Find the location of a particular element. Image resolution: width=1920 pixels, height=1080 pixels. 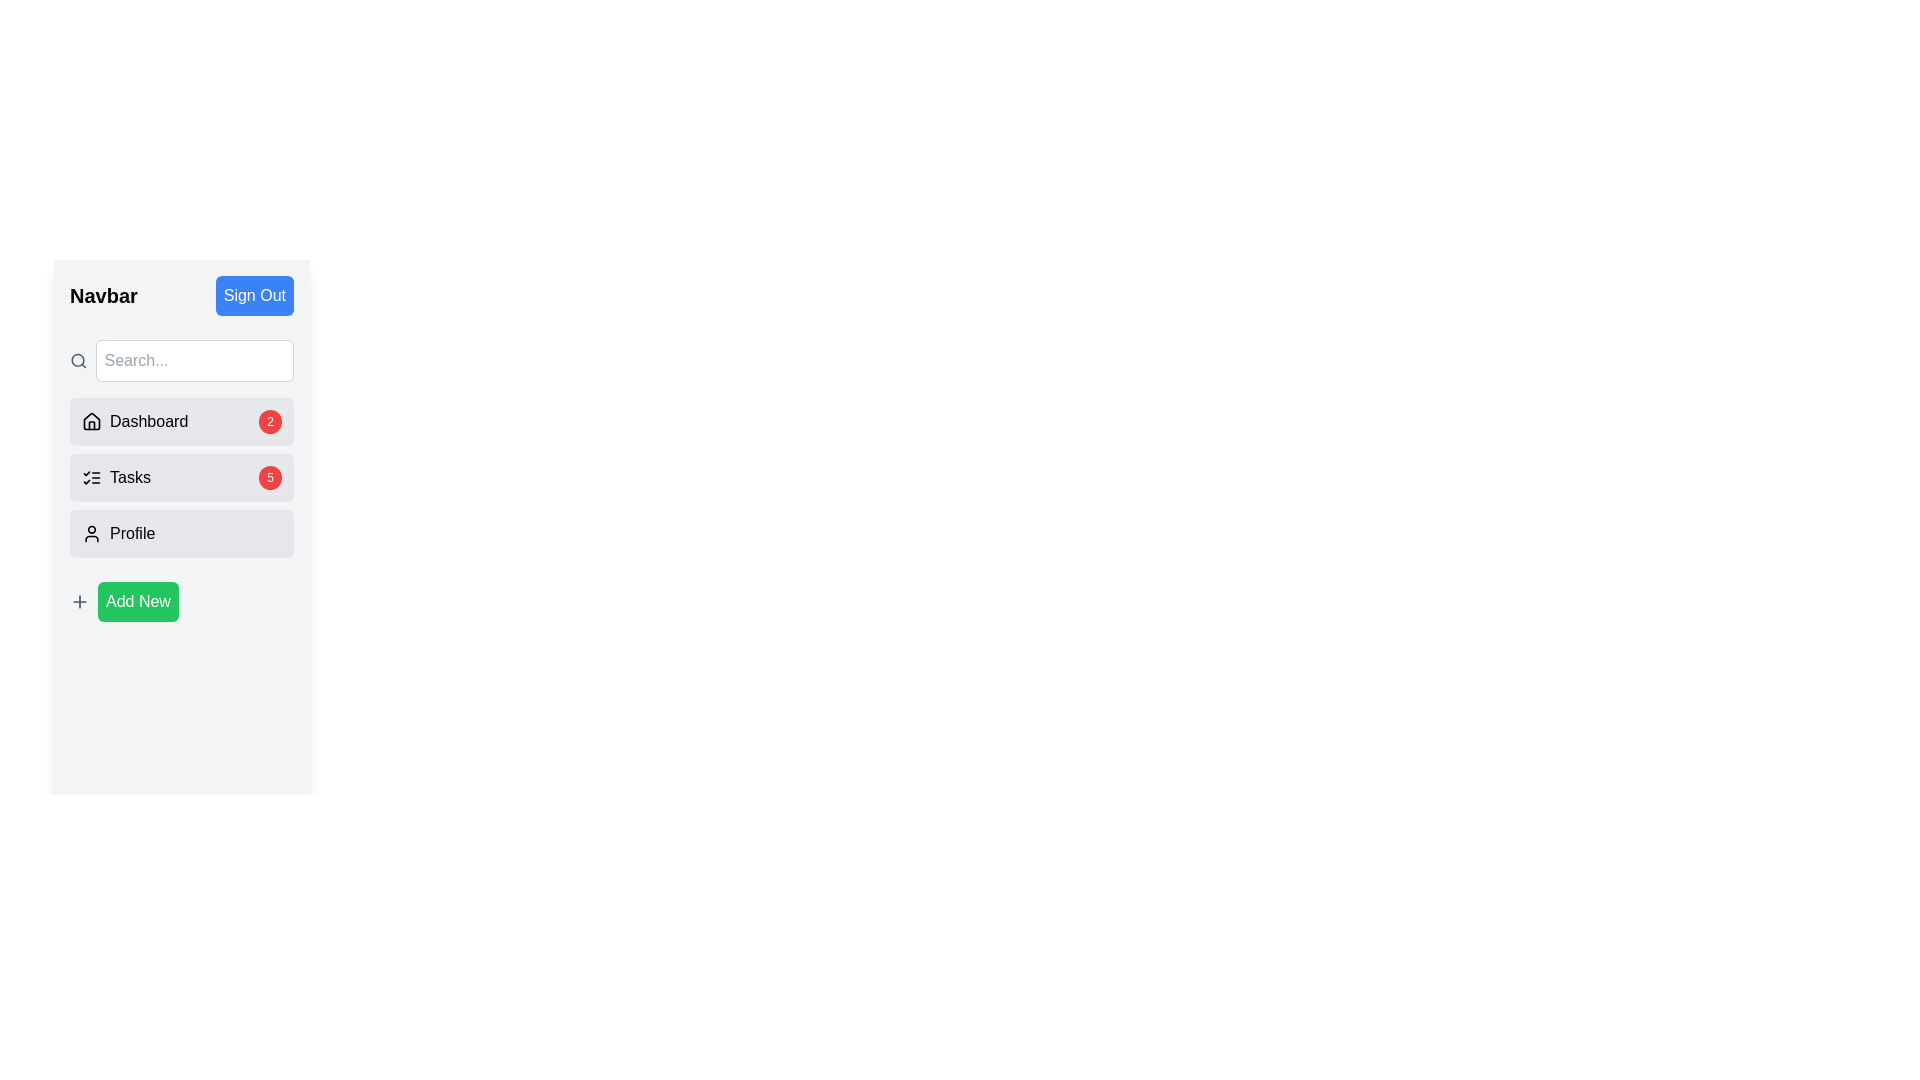

the Badge or Label displaying the number '2' with a red background, located inside the 'Dashboard' menu item is located at coordinates (269, 420).